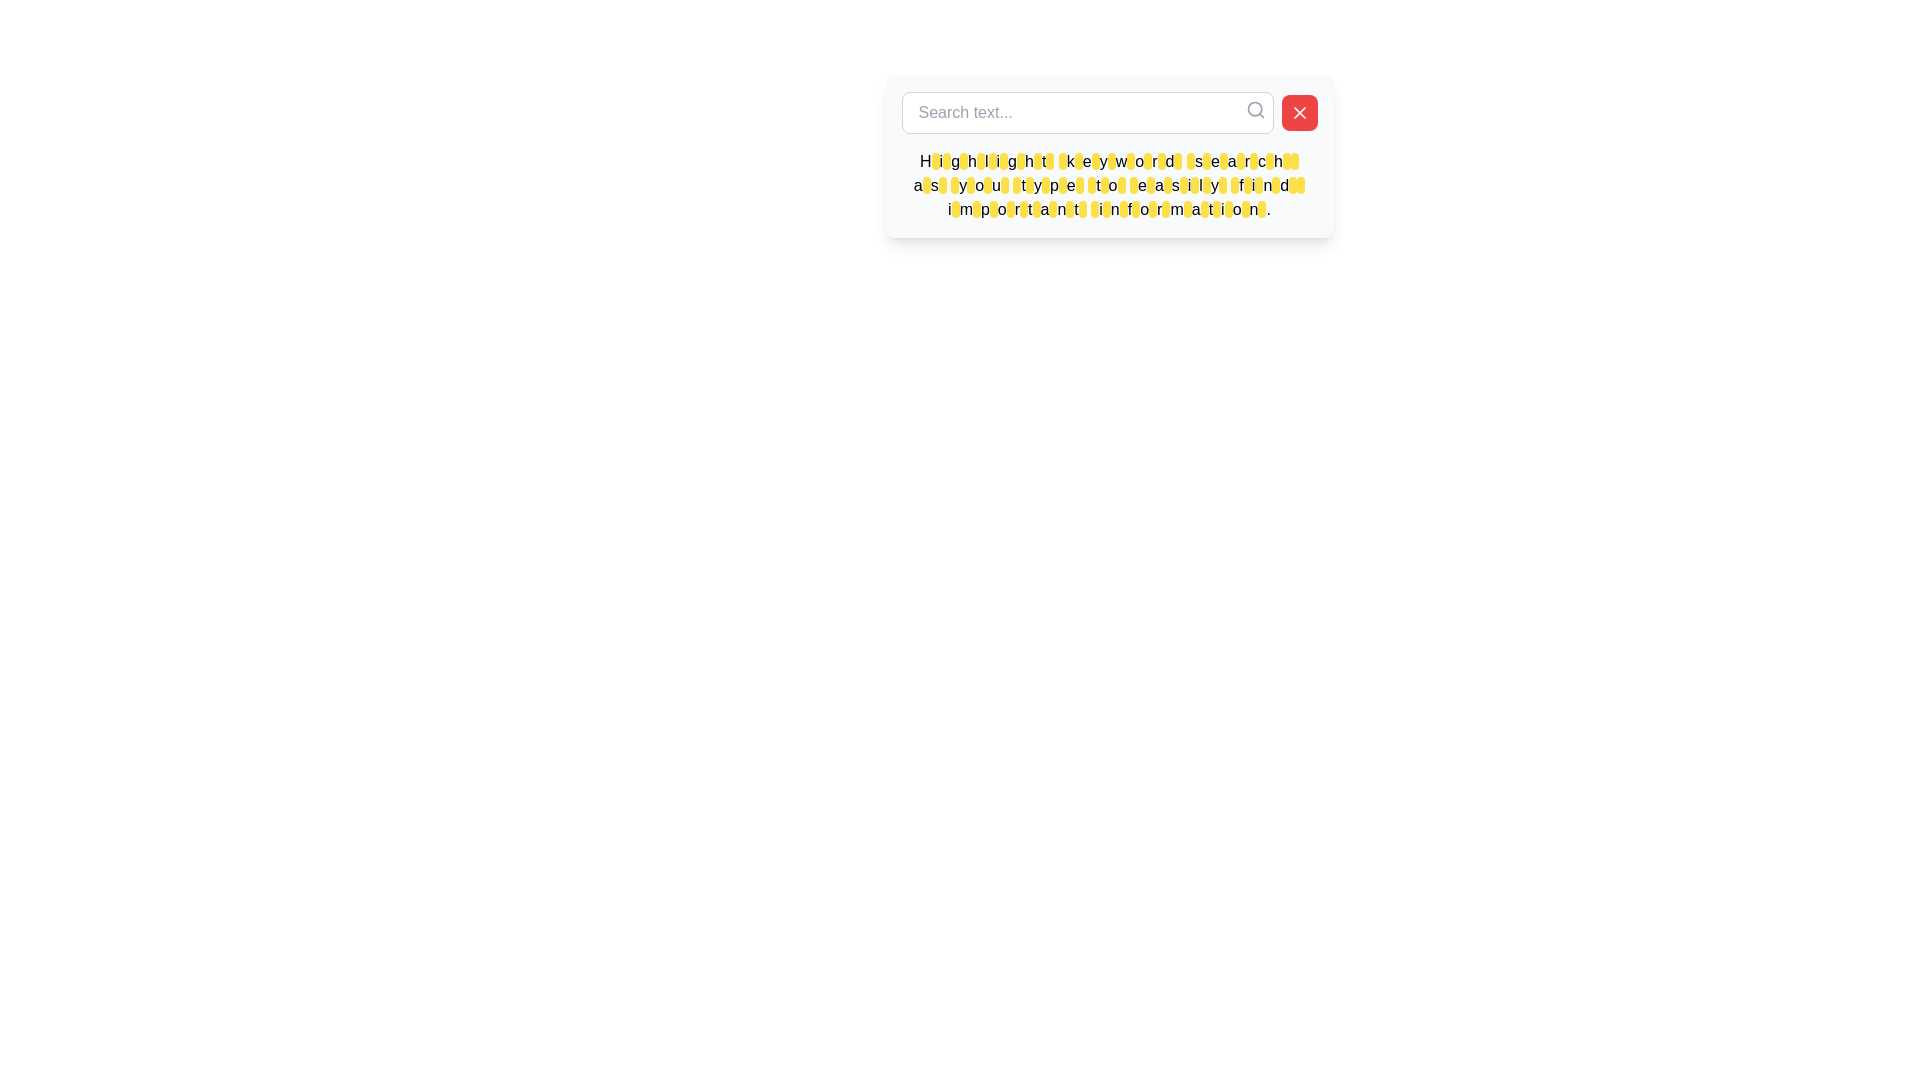 The width and height of the screenshot is (1920, 1080). Describe the element at coordinates (1121, 185) in the screenshot. I see `the small rounded rectangle decorative highlight with a yellow background, positioned in the second line of the multiline informational message` at that location.